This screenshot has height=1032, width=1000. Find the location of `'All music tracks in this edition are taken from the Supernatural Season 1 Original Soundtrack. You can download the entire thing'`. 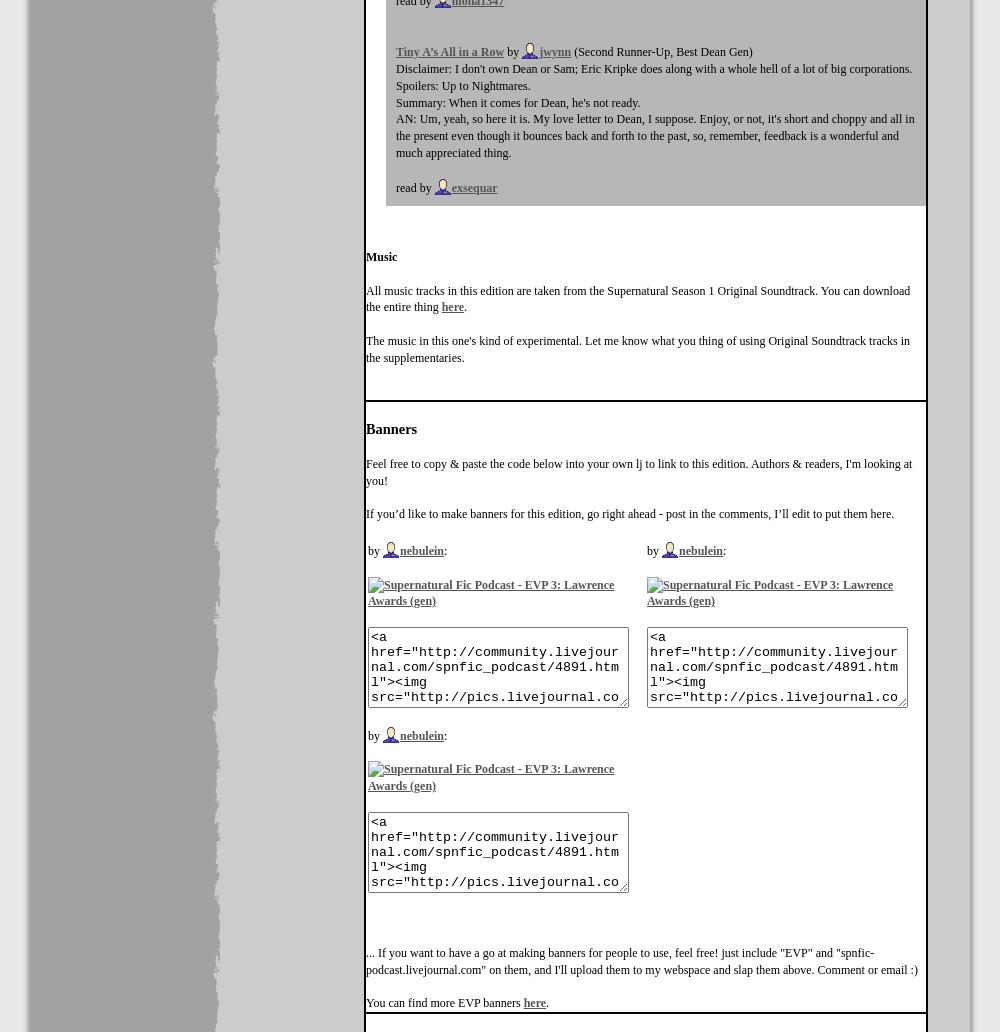

'All music tracks in this edition are taken from the Supernatural Season 1 Original Soundtrack. You can download the entire thing' is located at coordinates (638, 298).